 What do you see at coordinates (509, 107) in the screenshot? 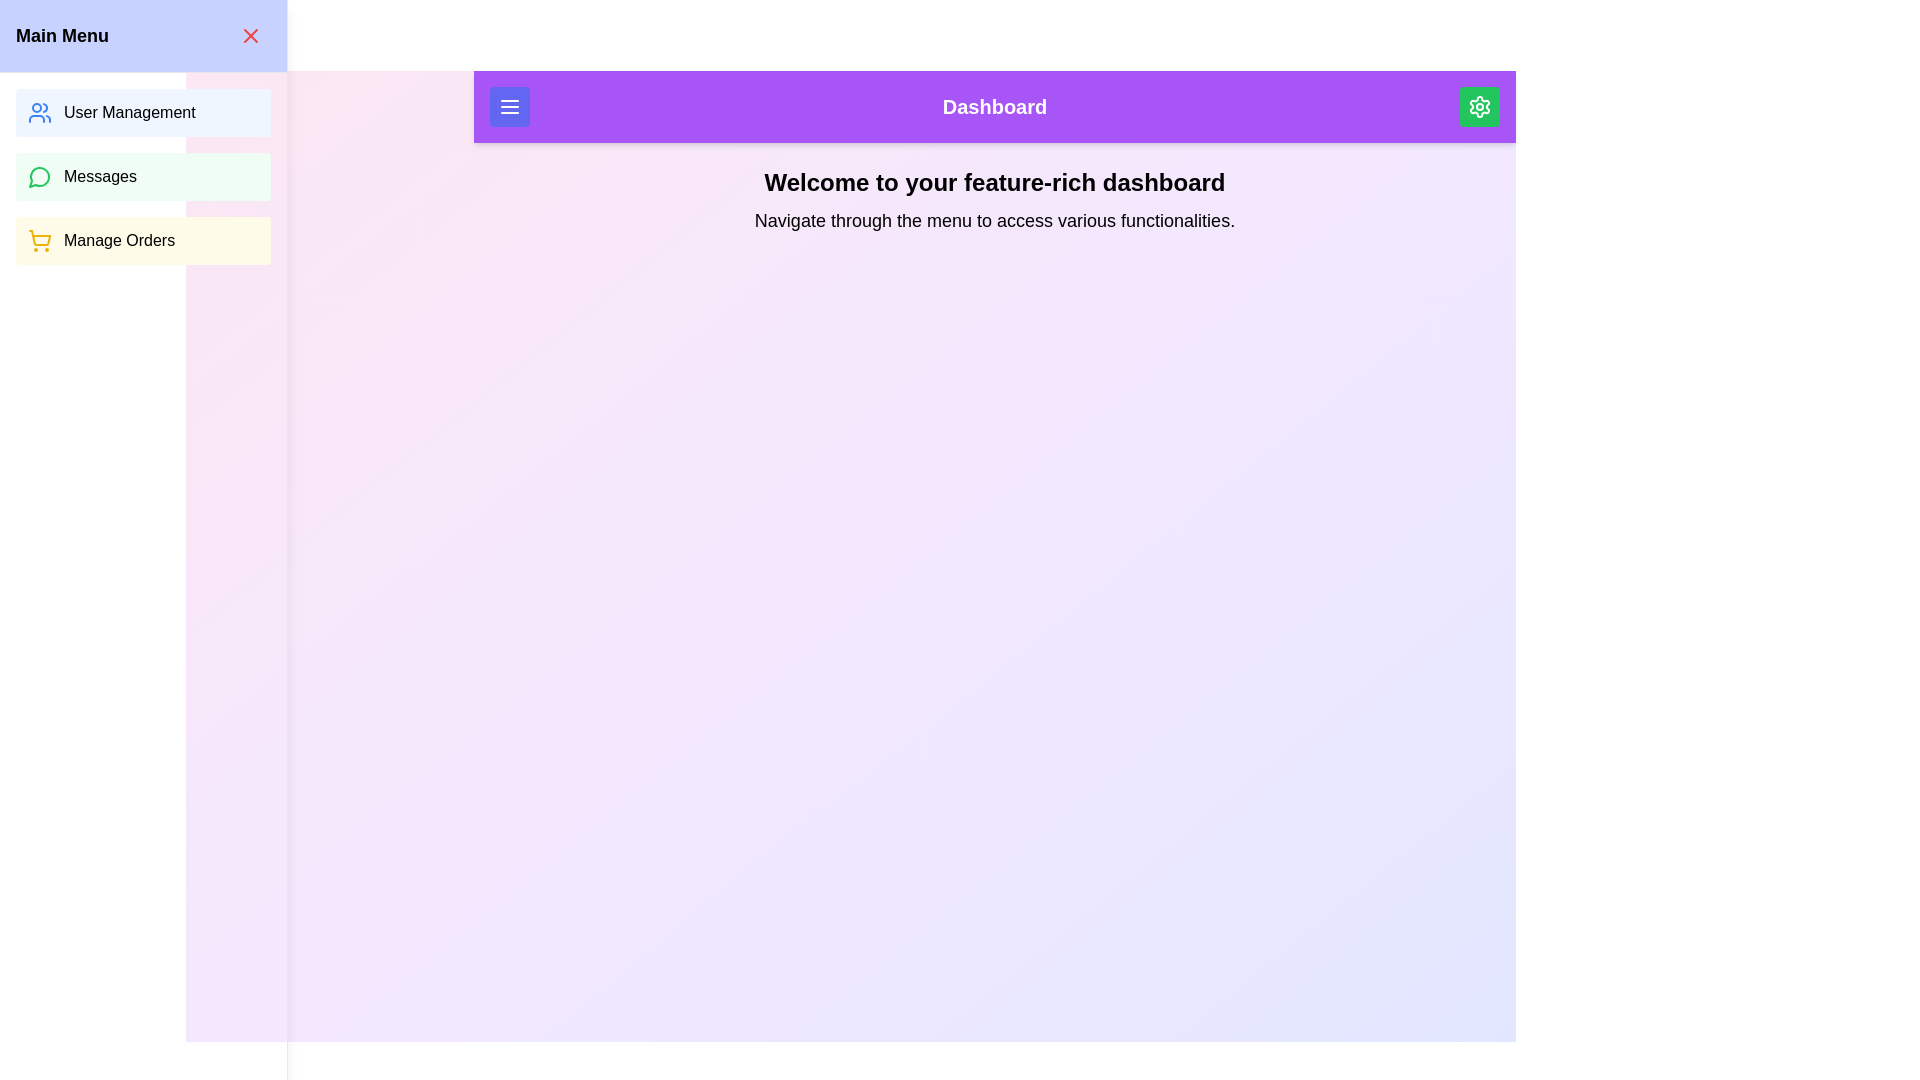
I see `the Icon (Menu) within the Button located at the top left of the purple navigation bar` at bounding box center [509, 107].